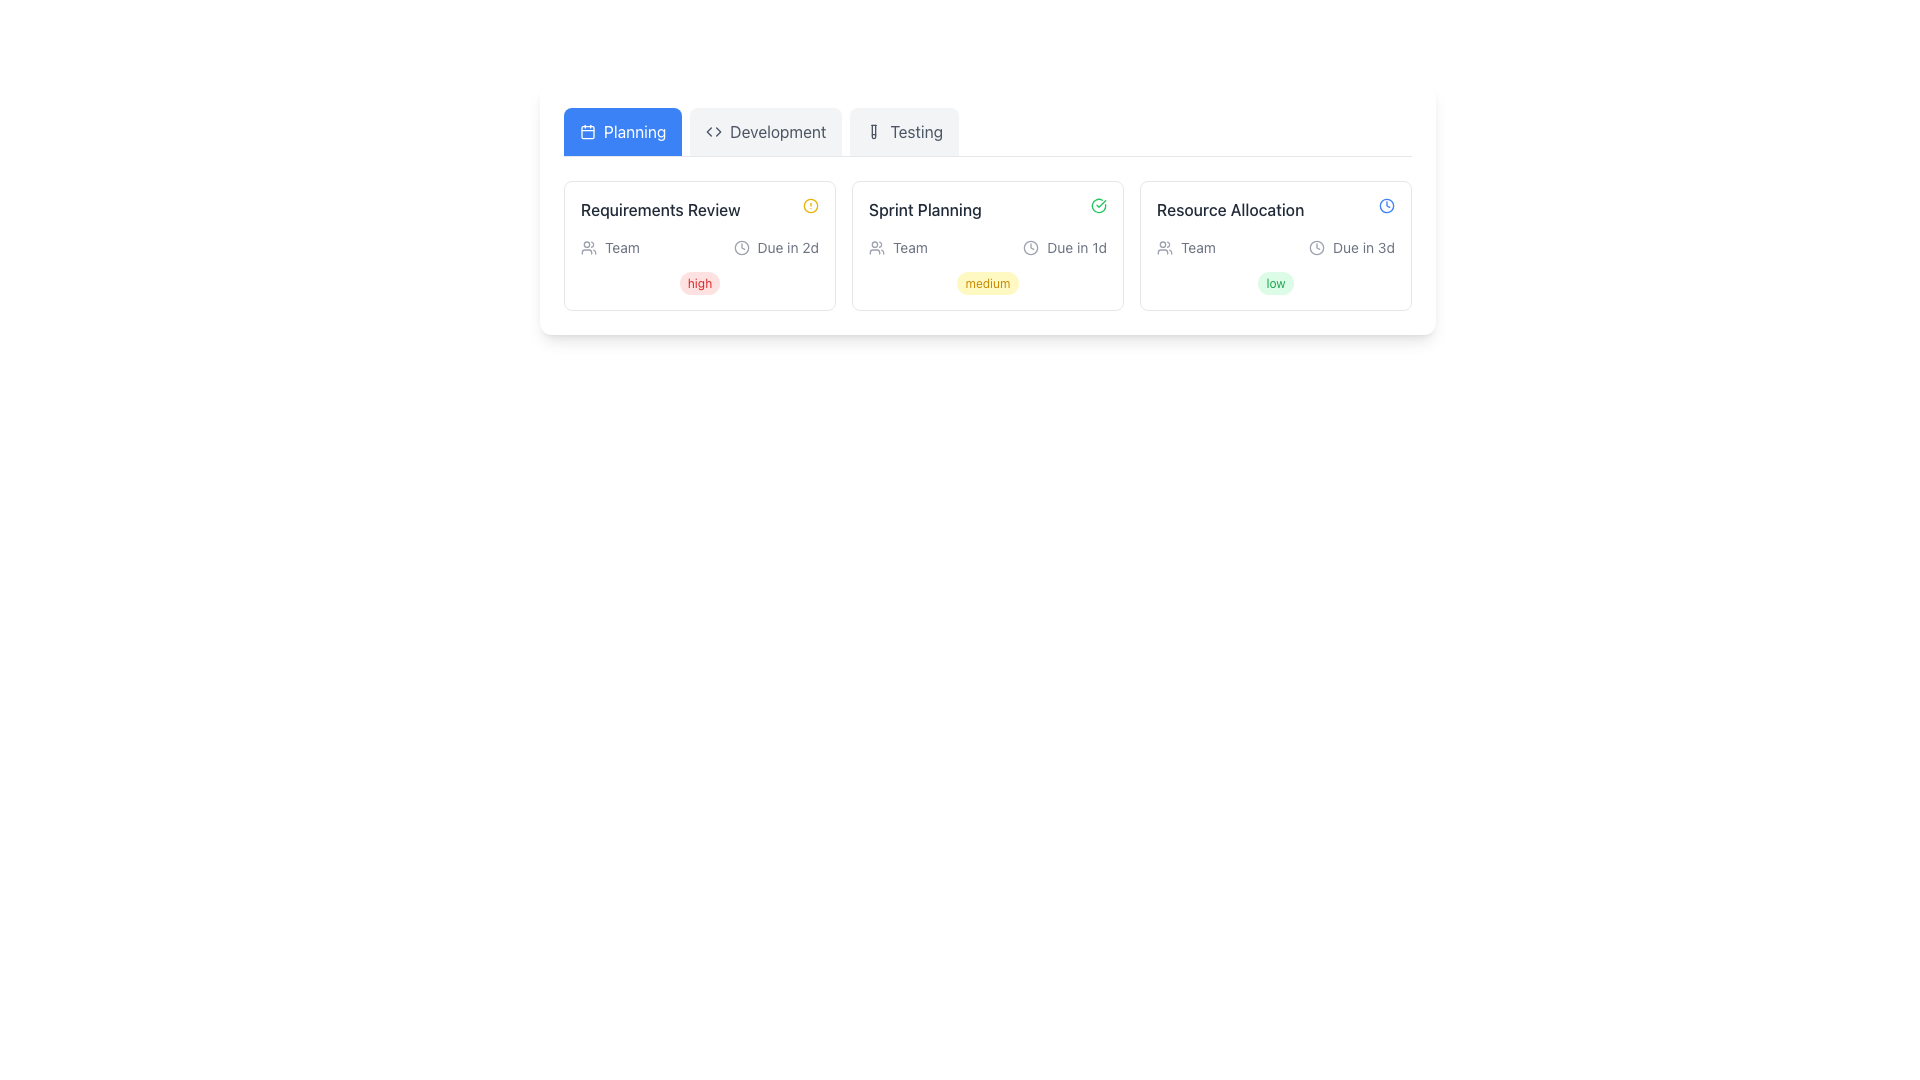 This screenshot has width=1920, height=1080. I want to click on text content of the label that displays 'Due in 1d', which is styled with a smaller font size and gray color, located to the right of a clock icon in the 'Sprint Planning' section, so click(1076, 246).